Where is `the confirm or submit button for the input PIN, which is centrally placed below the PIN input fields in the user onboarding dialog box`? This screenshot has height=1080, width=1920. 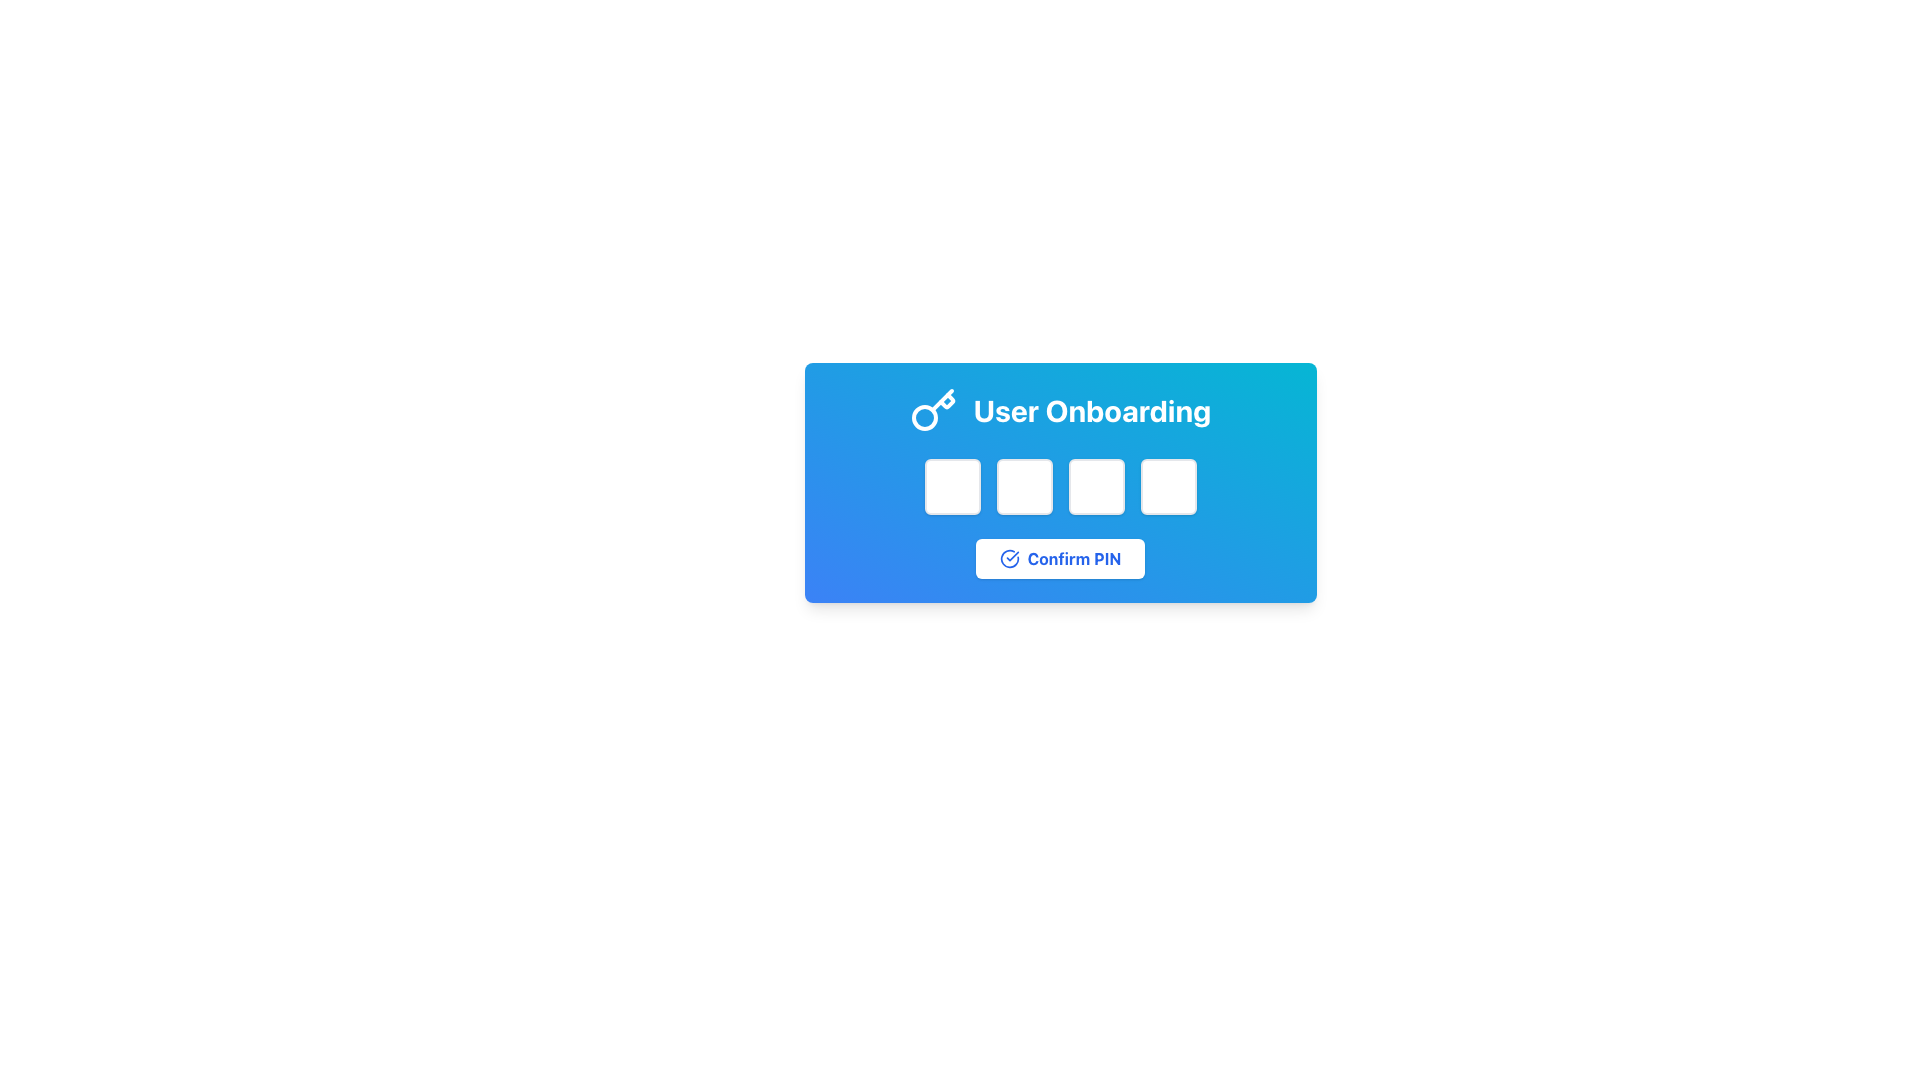
the confirm or submit button for the input PIN, which is centrally placed below the PIN input fields in the user onboarding dialog box is located at coordinates (1059, 559).